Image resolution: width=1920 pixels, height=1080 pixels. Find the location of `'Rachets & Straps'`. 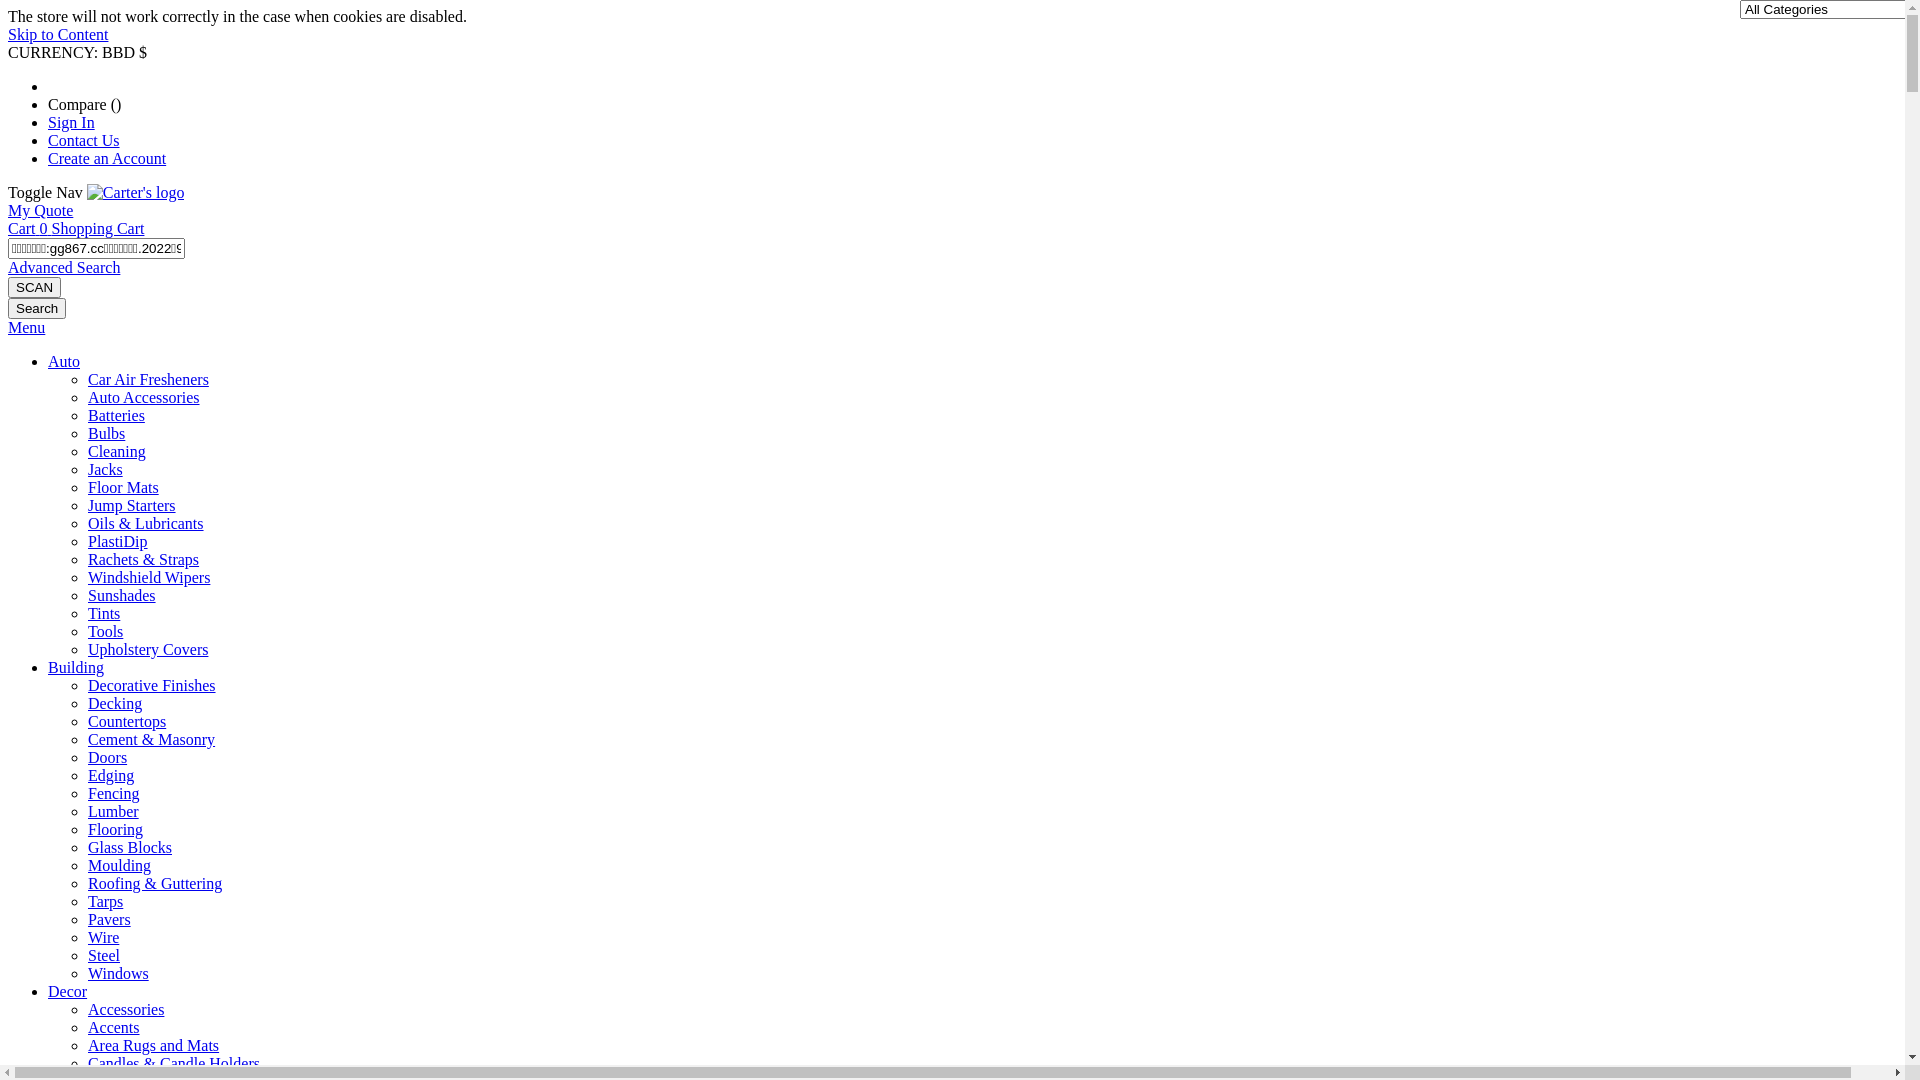

'Rachets & Straps' is located at coordinates (86, 559).